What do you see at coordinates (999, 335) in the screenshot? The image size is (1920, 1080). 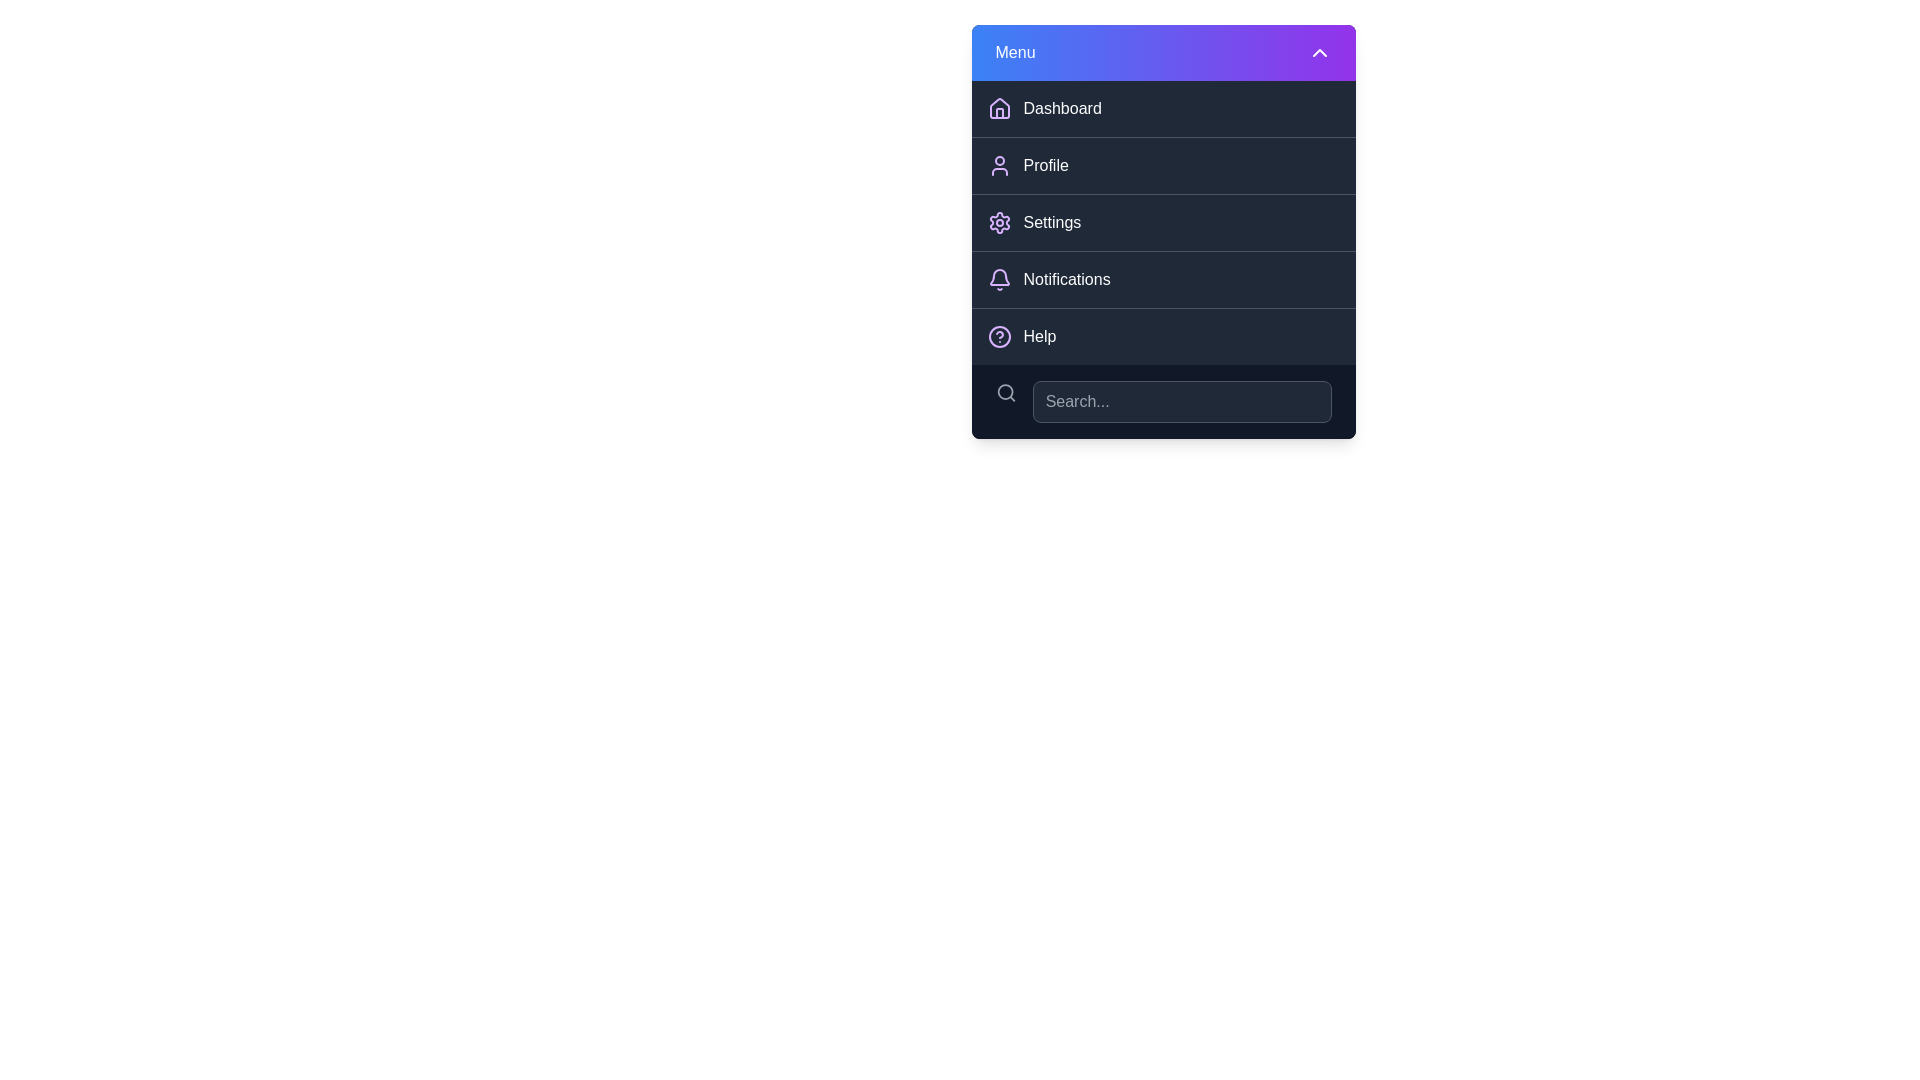 I see `the central circle of the help icon, which is the fifth item in the vertical list of menu options` at bounding box center [999, 335].